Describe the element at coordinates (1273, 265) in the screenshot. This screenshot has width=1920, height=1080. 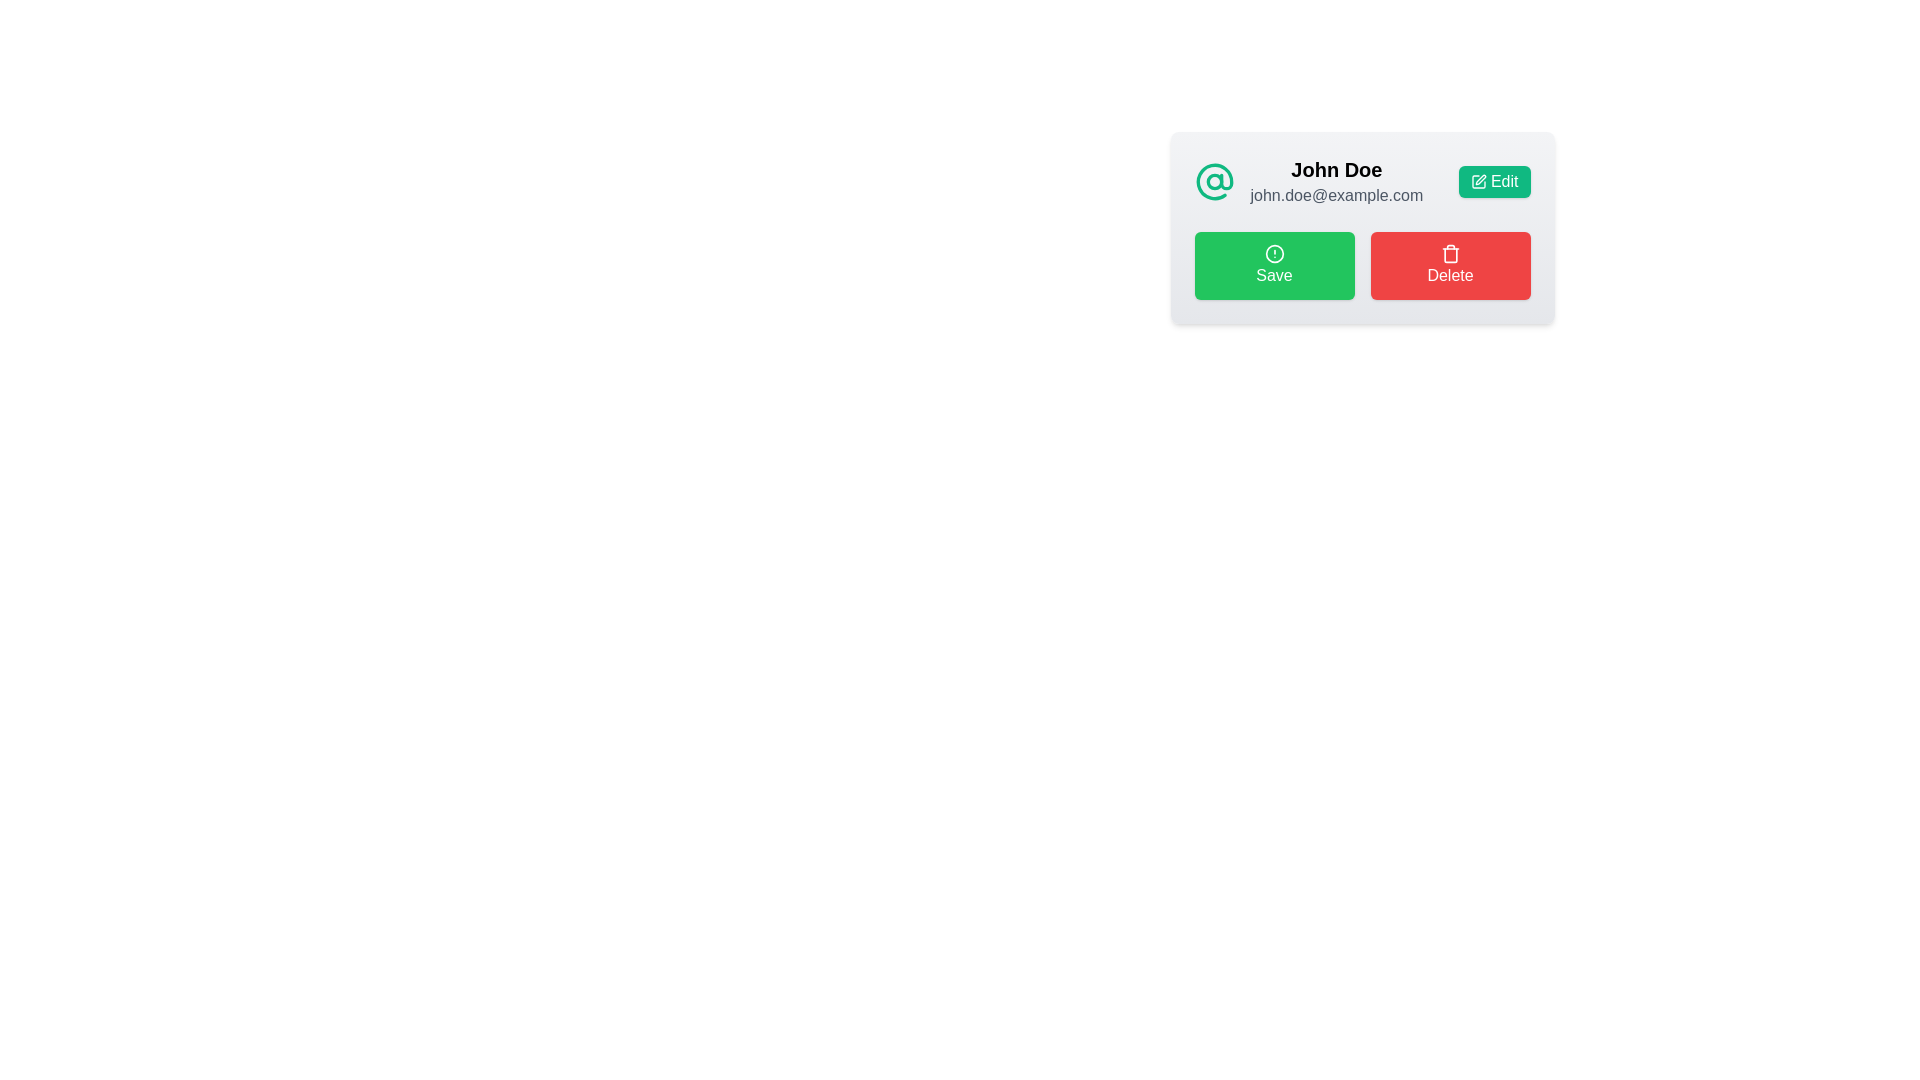
I see `the green 'Save' button with a white exclamation mark icon` at that location.